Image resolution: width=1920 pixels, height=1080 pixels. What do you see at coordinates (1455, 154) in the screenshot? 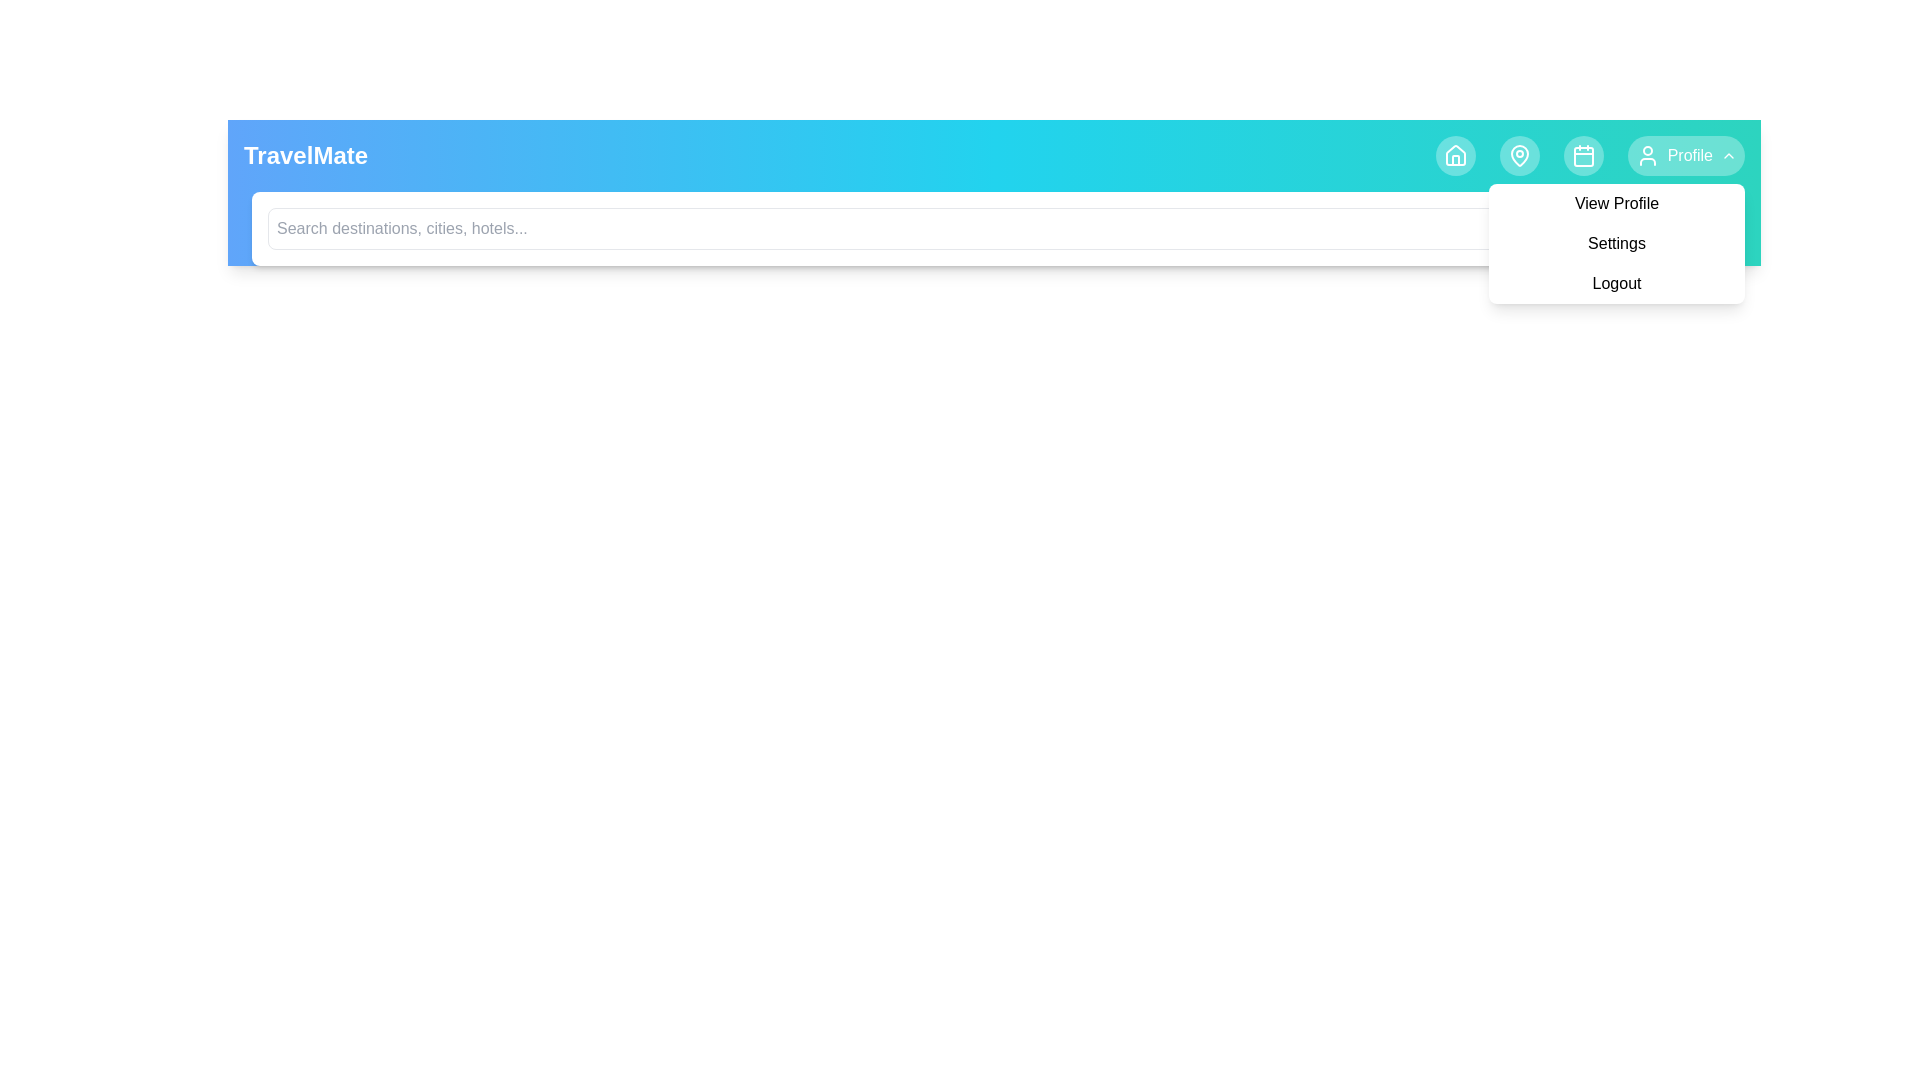
I see `the Home navigation icon` at bounding box center [1455, 154].